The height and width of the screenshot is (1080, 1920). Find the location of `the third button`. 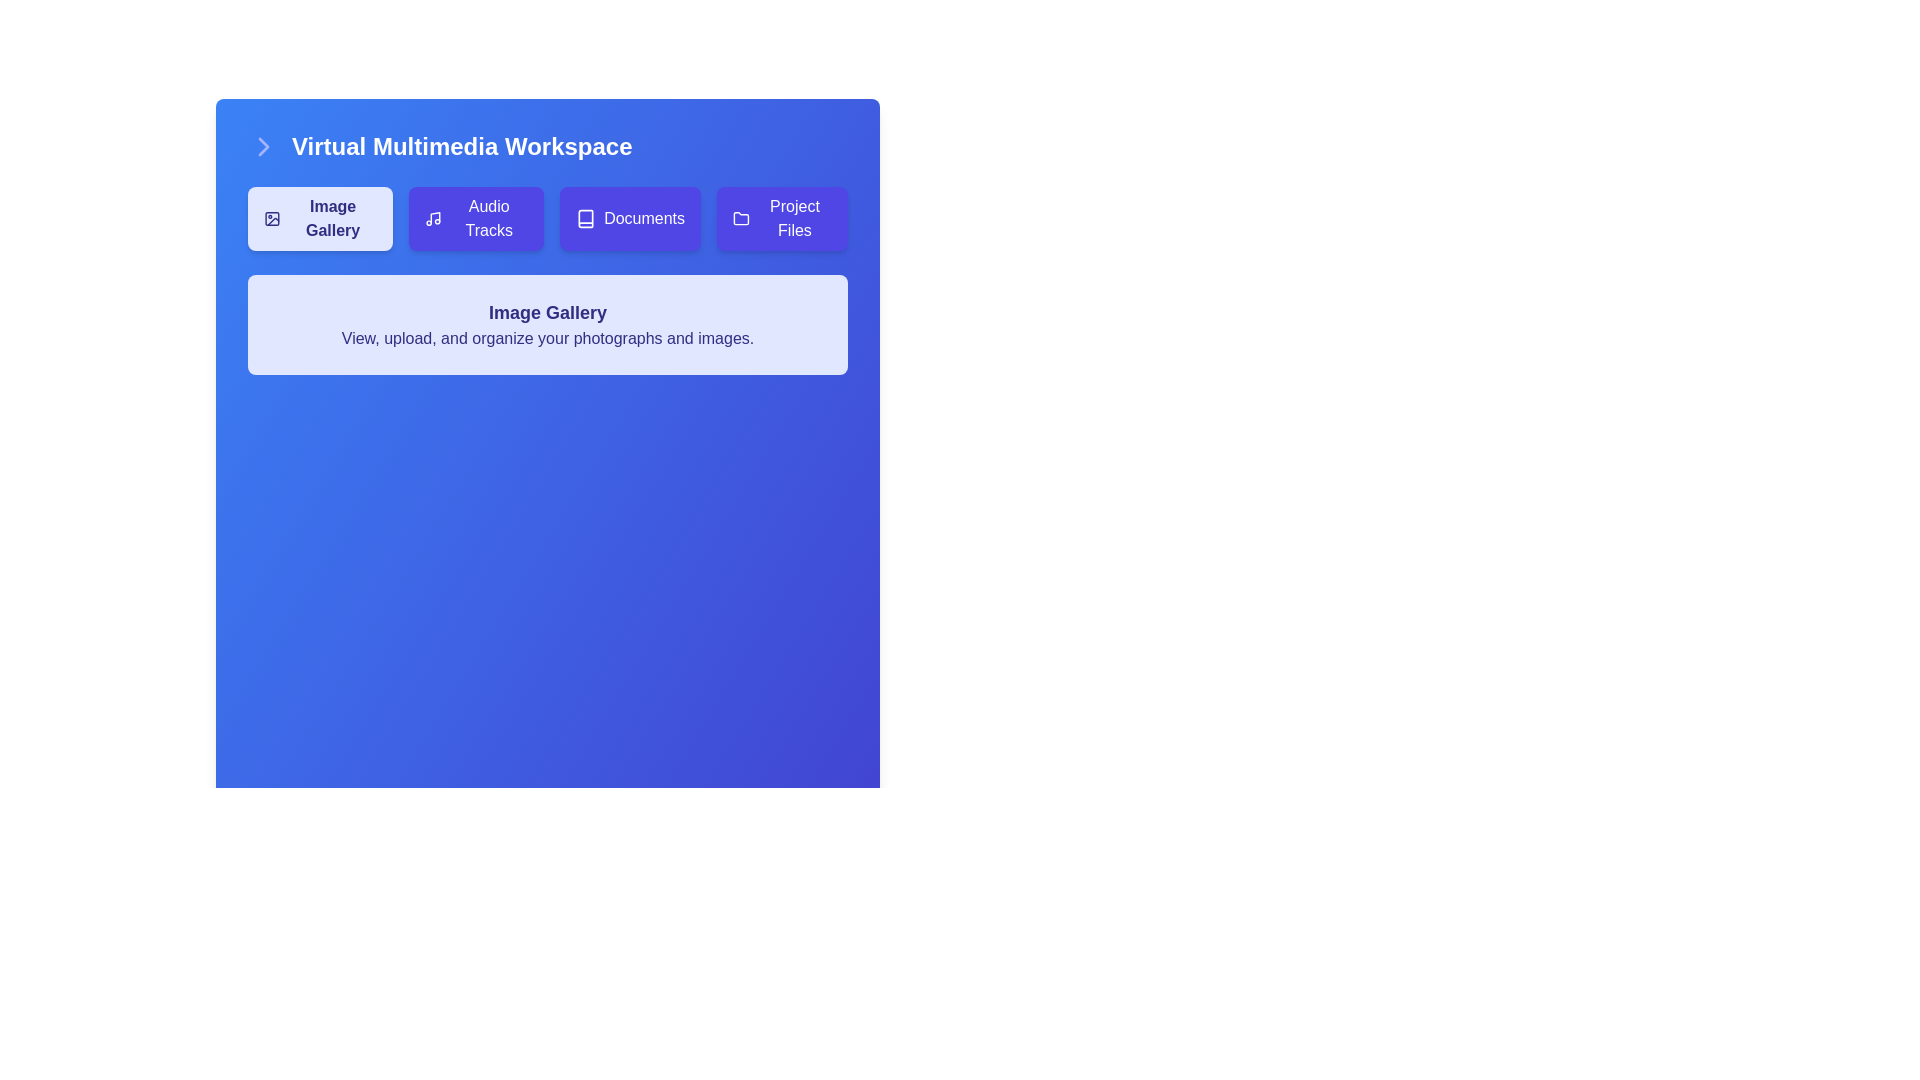

the third button is located at coordinates (629, 219).